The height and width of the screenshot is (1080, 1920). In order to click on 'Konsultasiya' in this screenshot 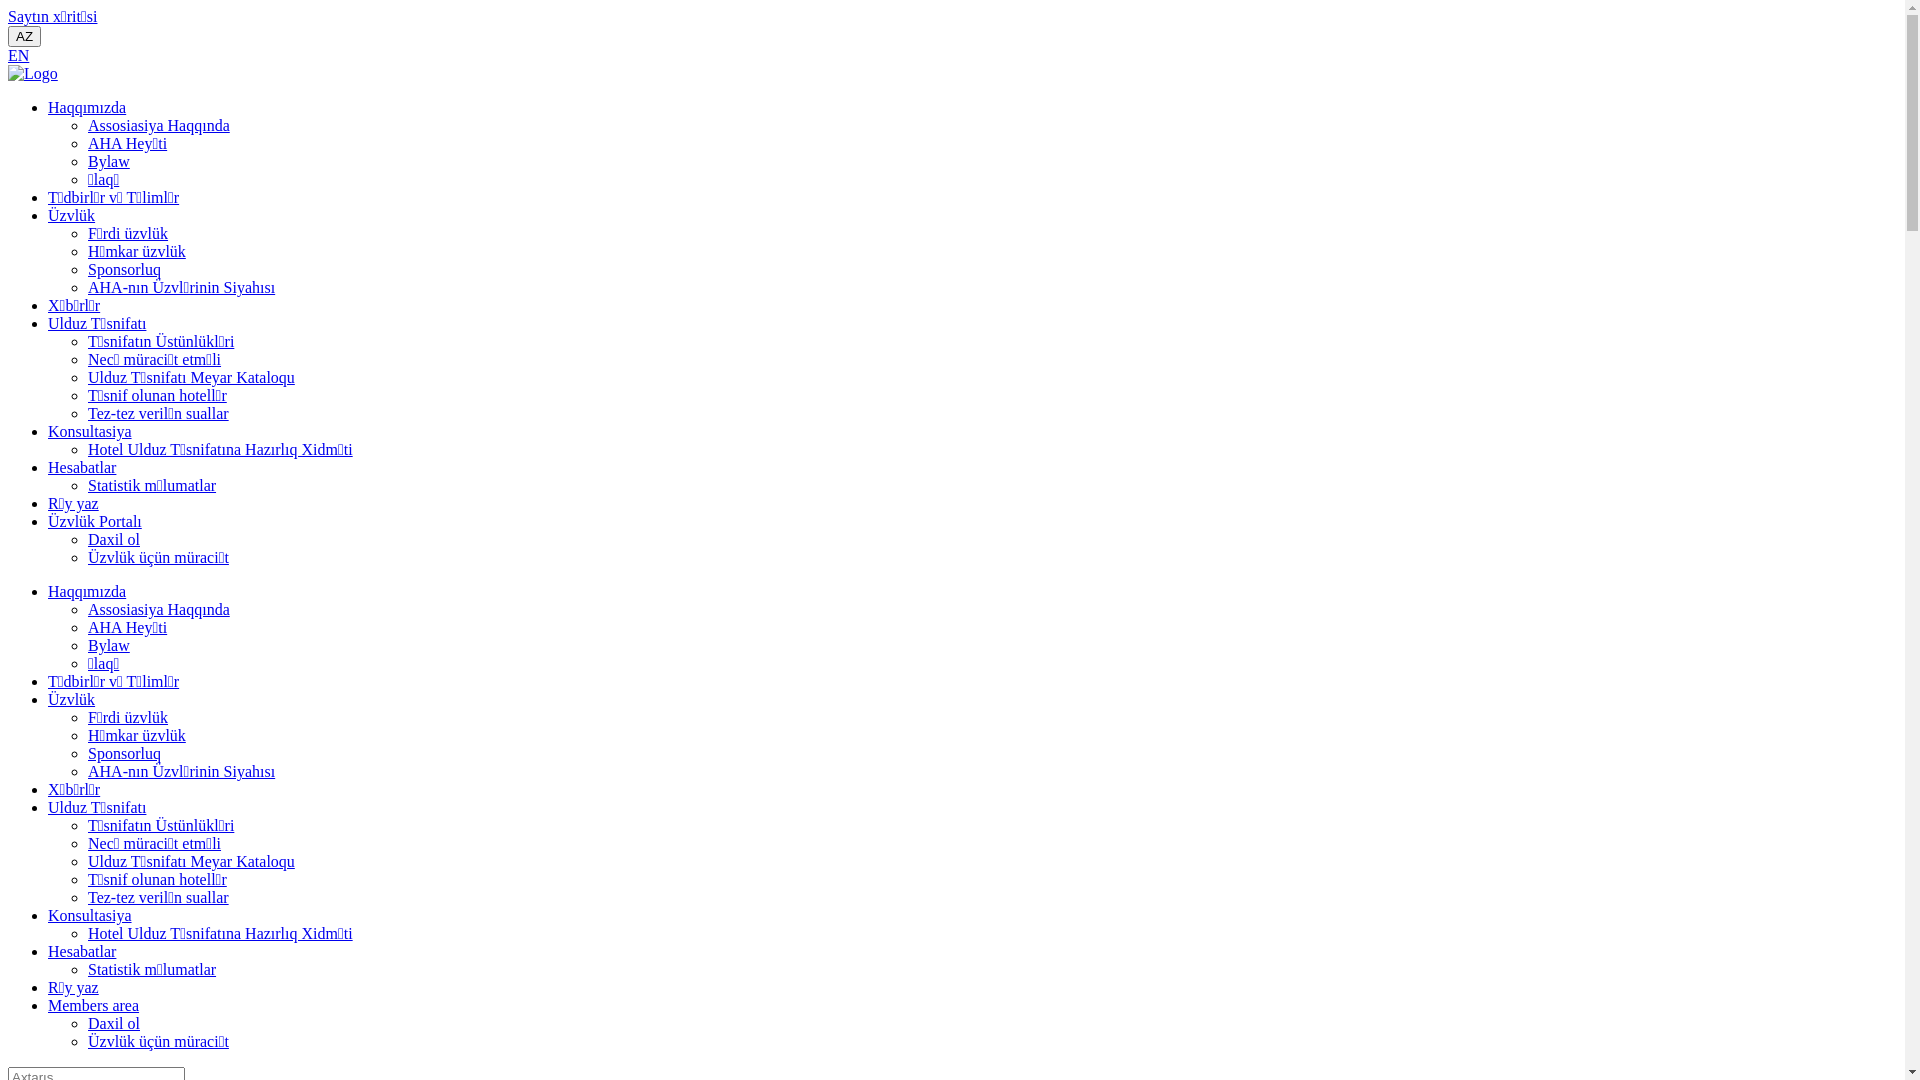, I will do `click(48, 430)`.